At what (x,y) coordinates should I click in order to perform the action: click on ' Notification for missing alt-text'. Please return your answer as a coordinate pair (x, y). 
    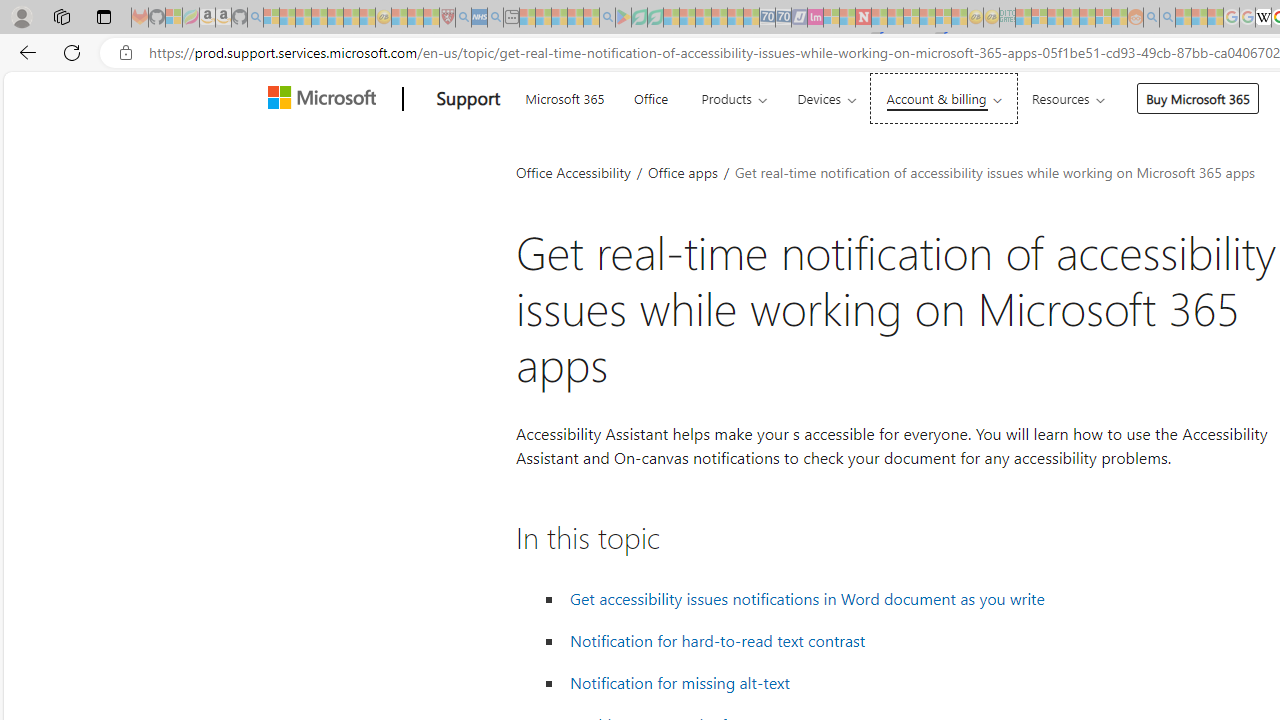
    Looking at the image, I should click on (679, 681).